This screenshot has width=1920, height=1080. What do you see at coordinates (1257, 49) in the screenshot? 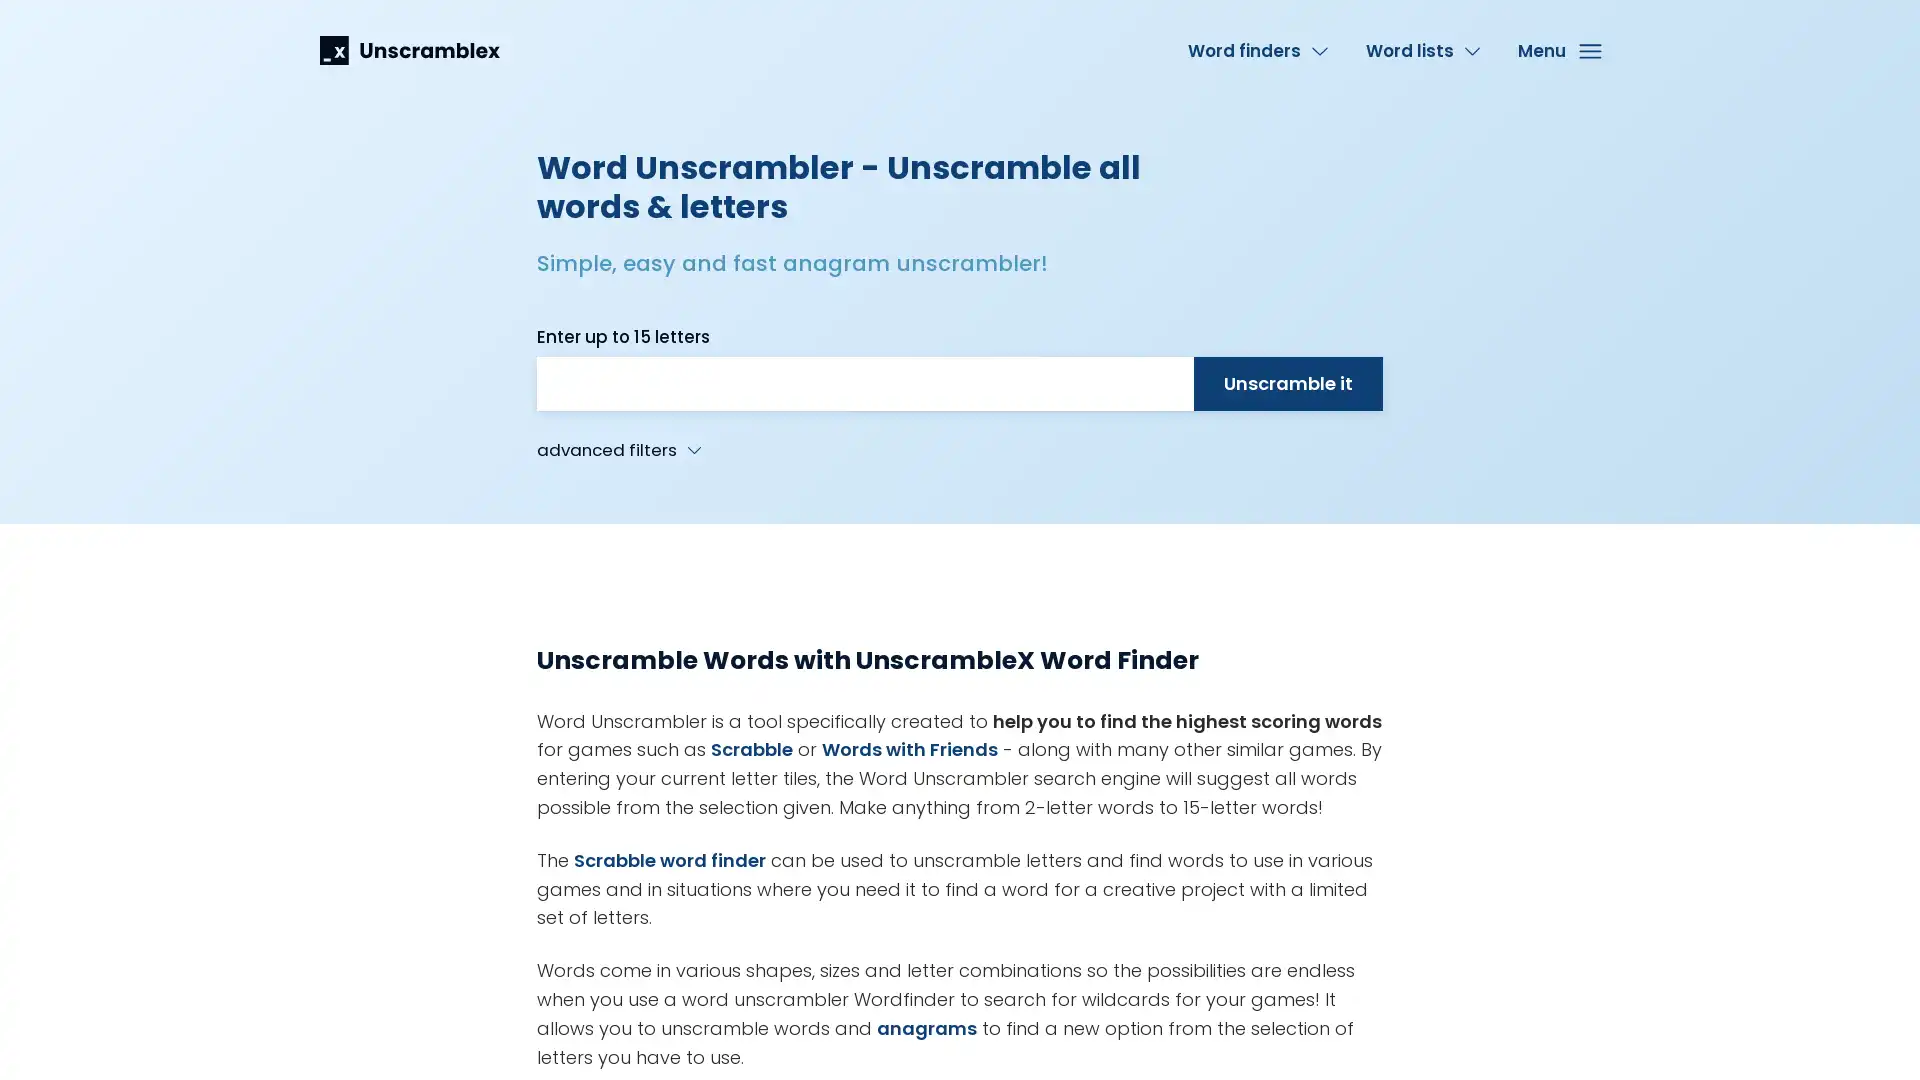
I see `Word finders` at bounding box center [1257, 49].